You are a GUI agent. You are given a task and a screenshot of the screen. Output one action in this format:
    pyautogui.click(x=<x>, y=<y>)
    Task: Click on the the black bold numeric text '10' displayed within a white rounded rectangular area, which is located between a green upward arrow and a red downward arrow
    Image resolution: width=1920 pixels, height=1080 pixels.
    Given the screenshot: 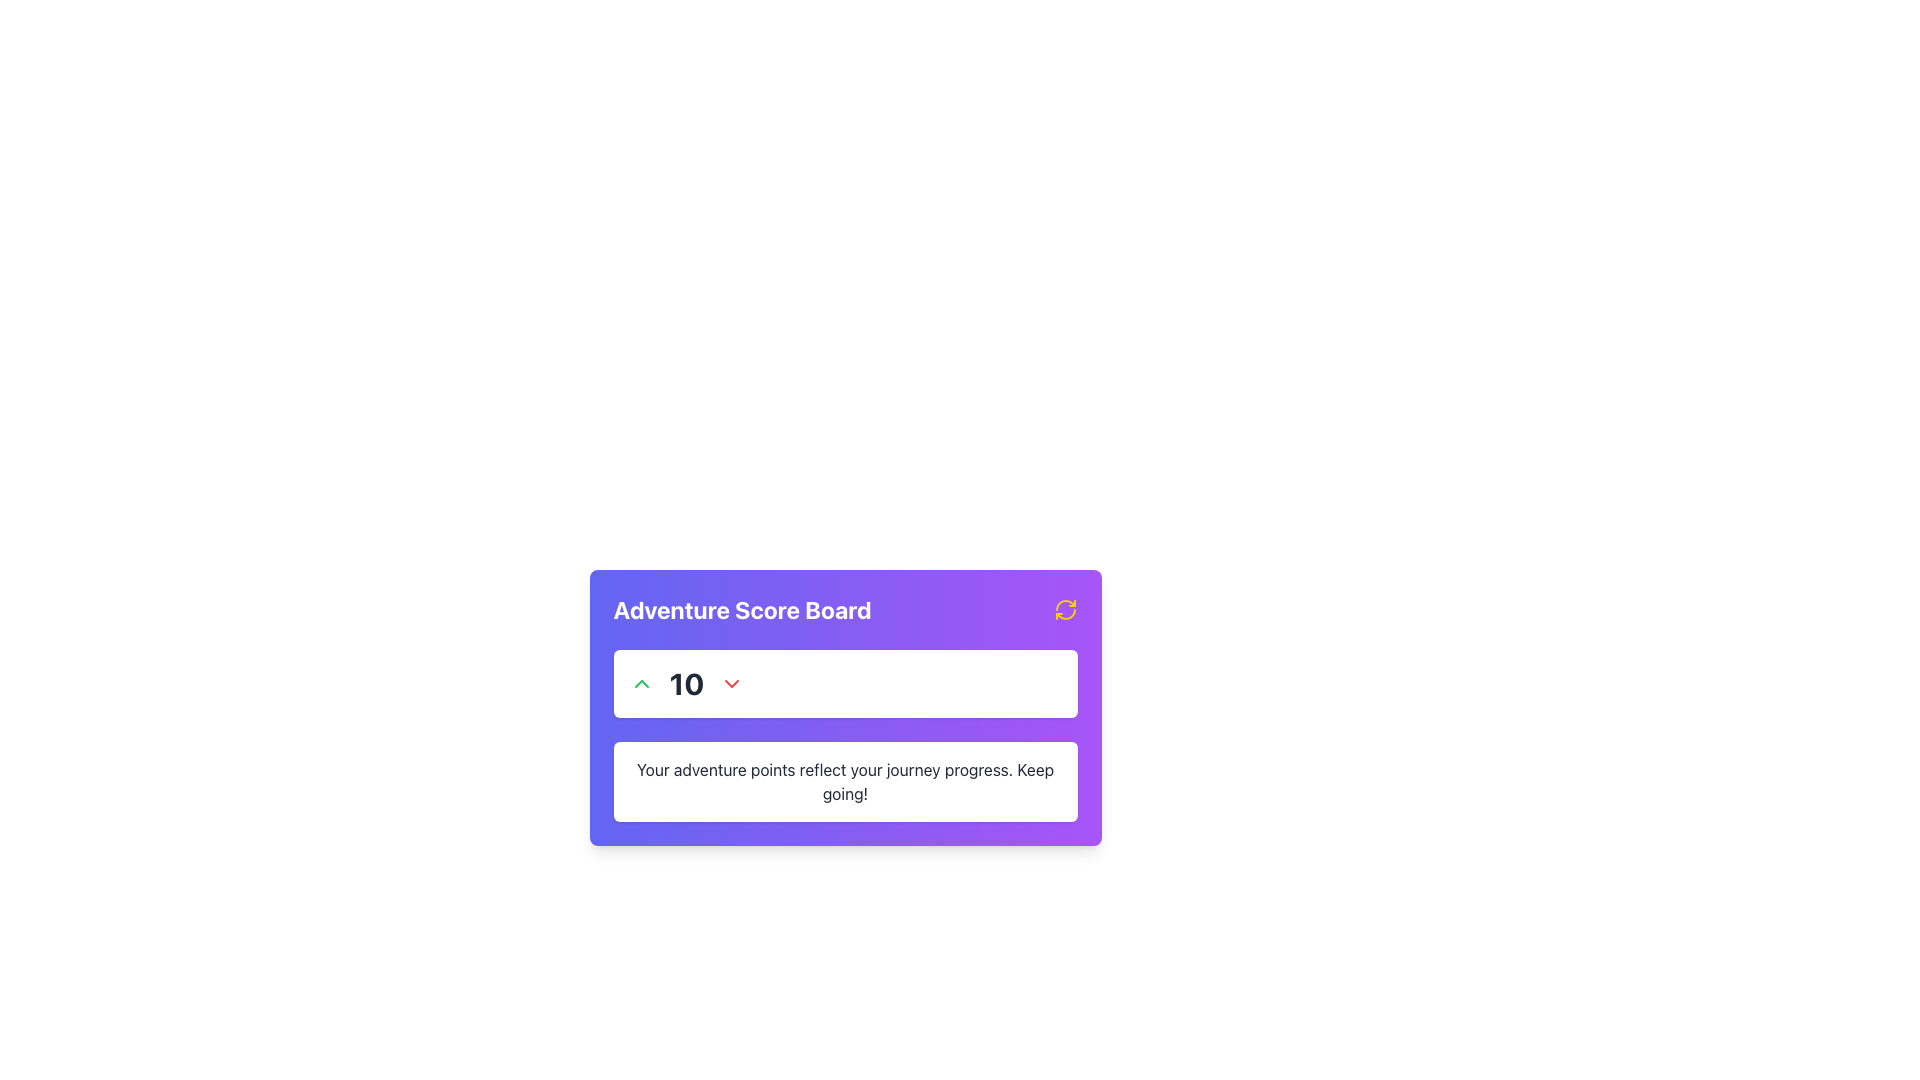 What is the action you would take?
    pyautogui.click(x=686, y=682)
    